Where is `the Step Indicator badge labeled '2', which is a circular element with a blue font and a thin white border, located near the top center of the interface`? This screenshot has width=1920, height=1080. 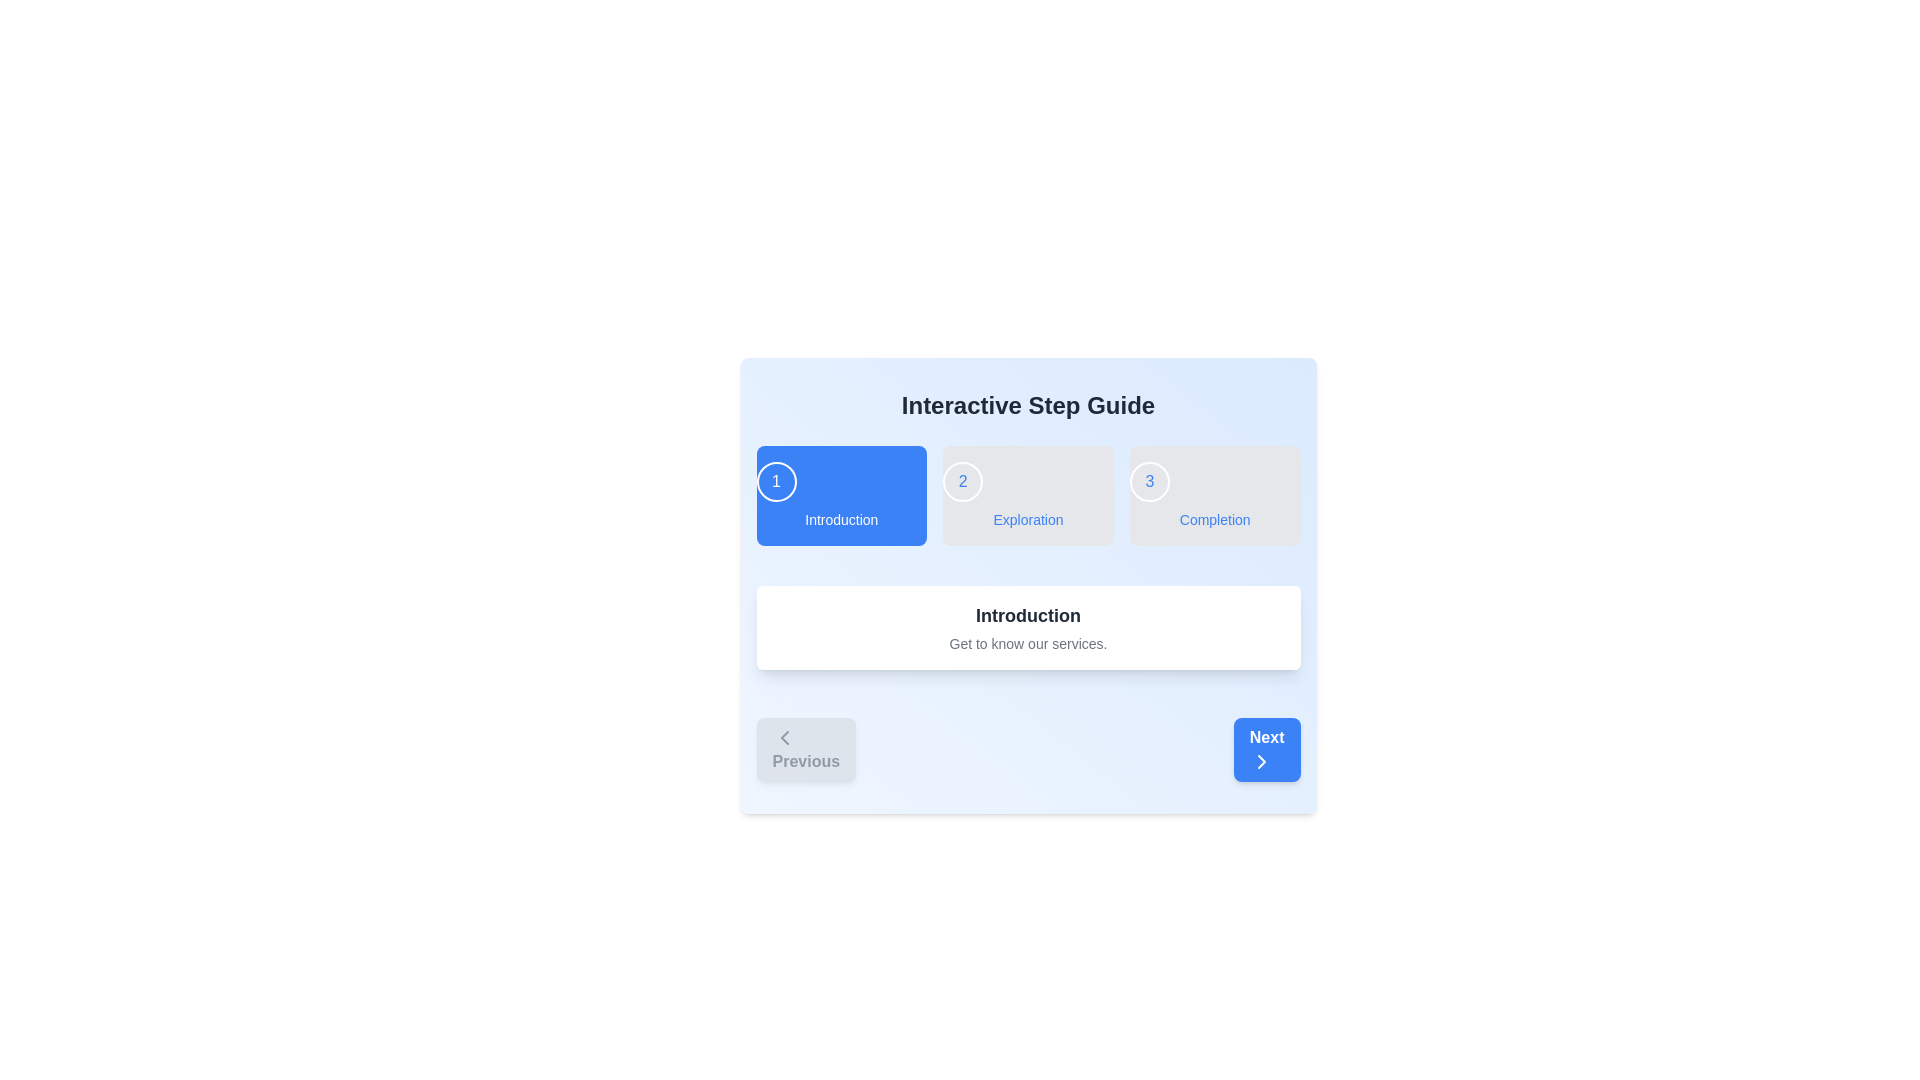
the Step Indicator badge labeled '2', which is a circular element with a blue font and a thin white border, located near the top center of the interface is located at coordinates (963, 482).